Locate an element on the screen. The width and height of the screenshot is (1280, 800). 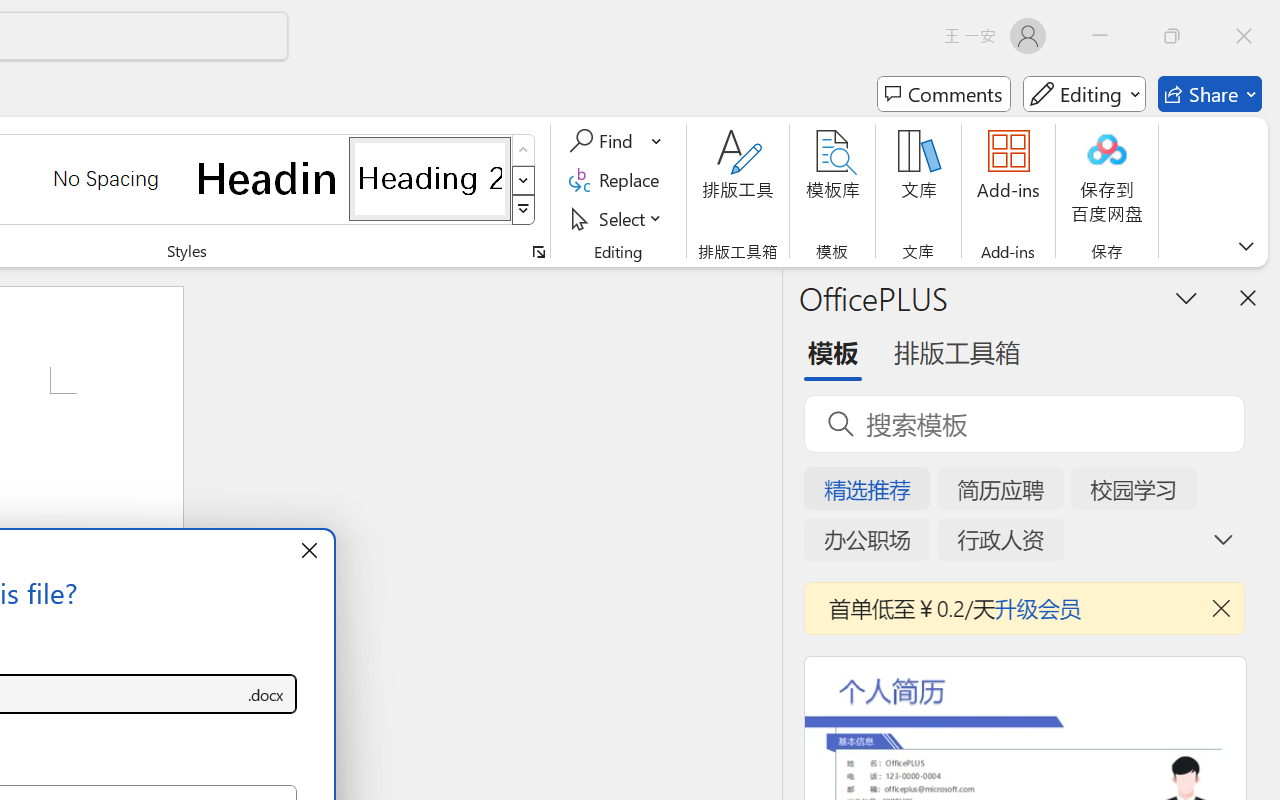
'Select' is located at coordinates (617, 218).